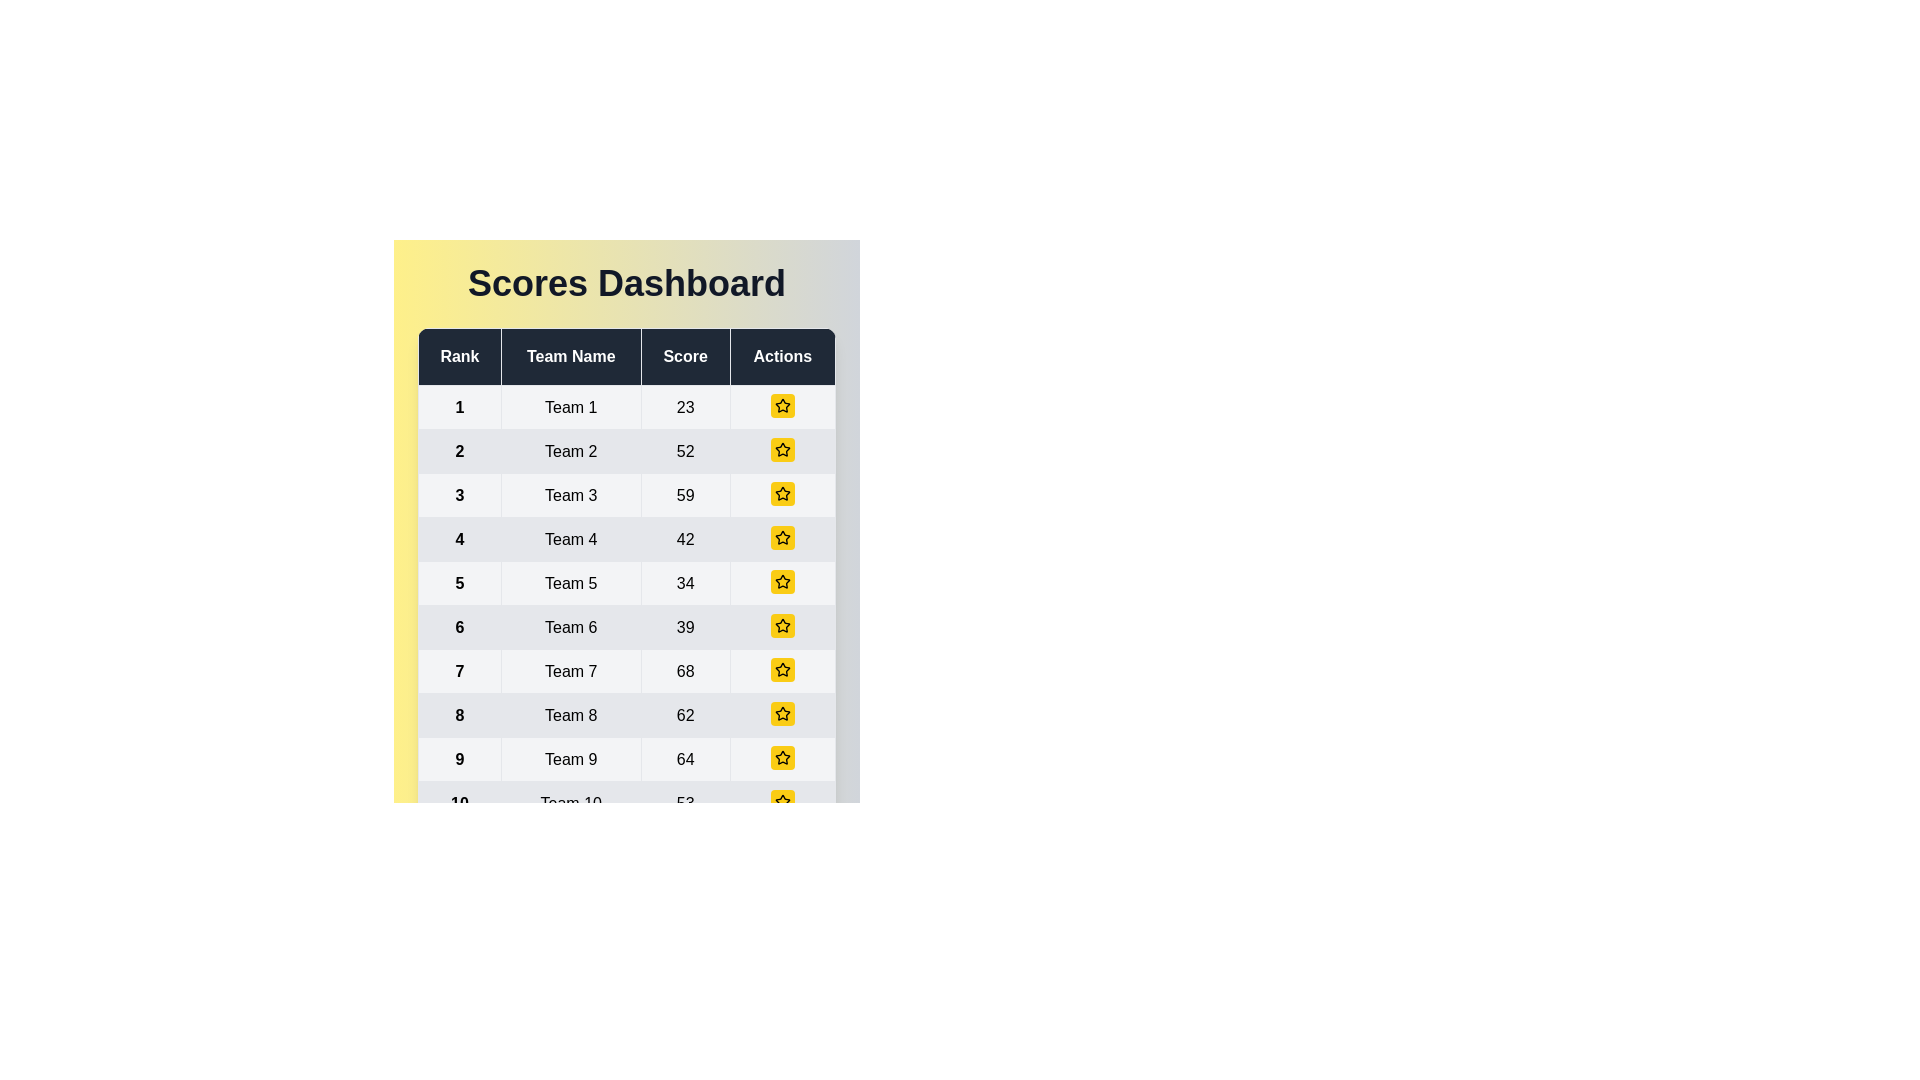  I want to click on the column header for Score to sort the table by that column, so click(685, 356).